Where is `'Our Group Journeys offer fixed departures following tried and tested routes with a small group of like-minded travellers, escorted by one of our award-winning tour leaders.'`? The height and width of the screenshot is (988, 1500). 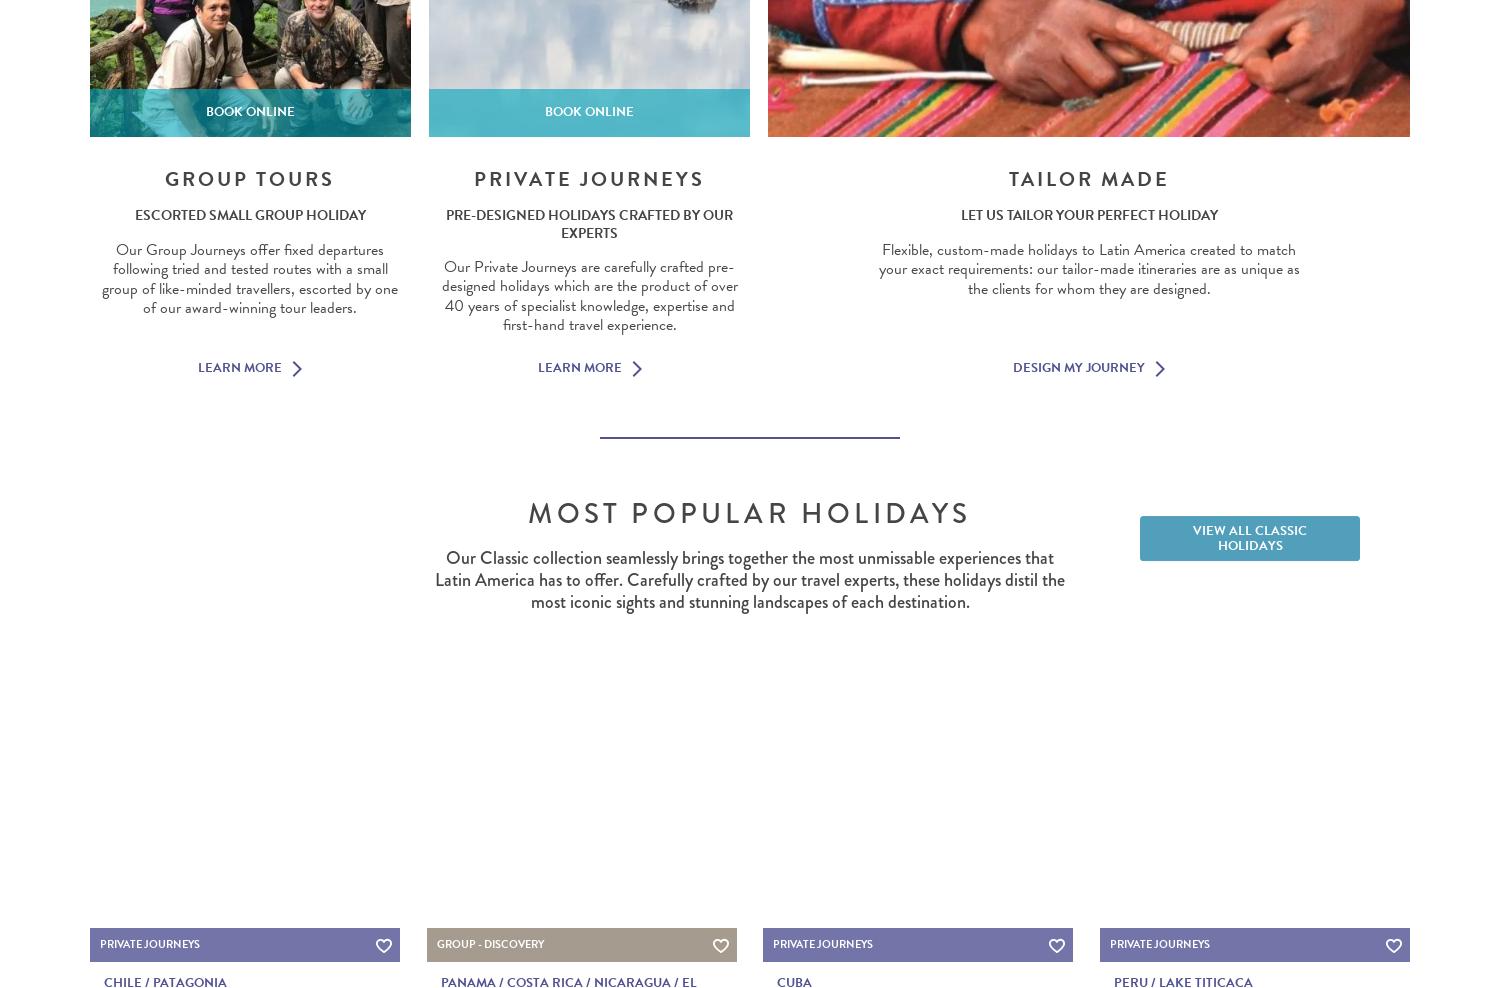 'Our Group Journeys offer fixed departures following tried and tested routes with a small group of like-minded travellers, escorted by one of our award-winning tour leaders.' is located at coordinates (250, 277).